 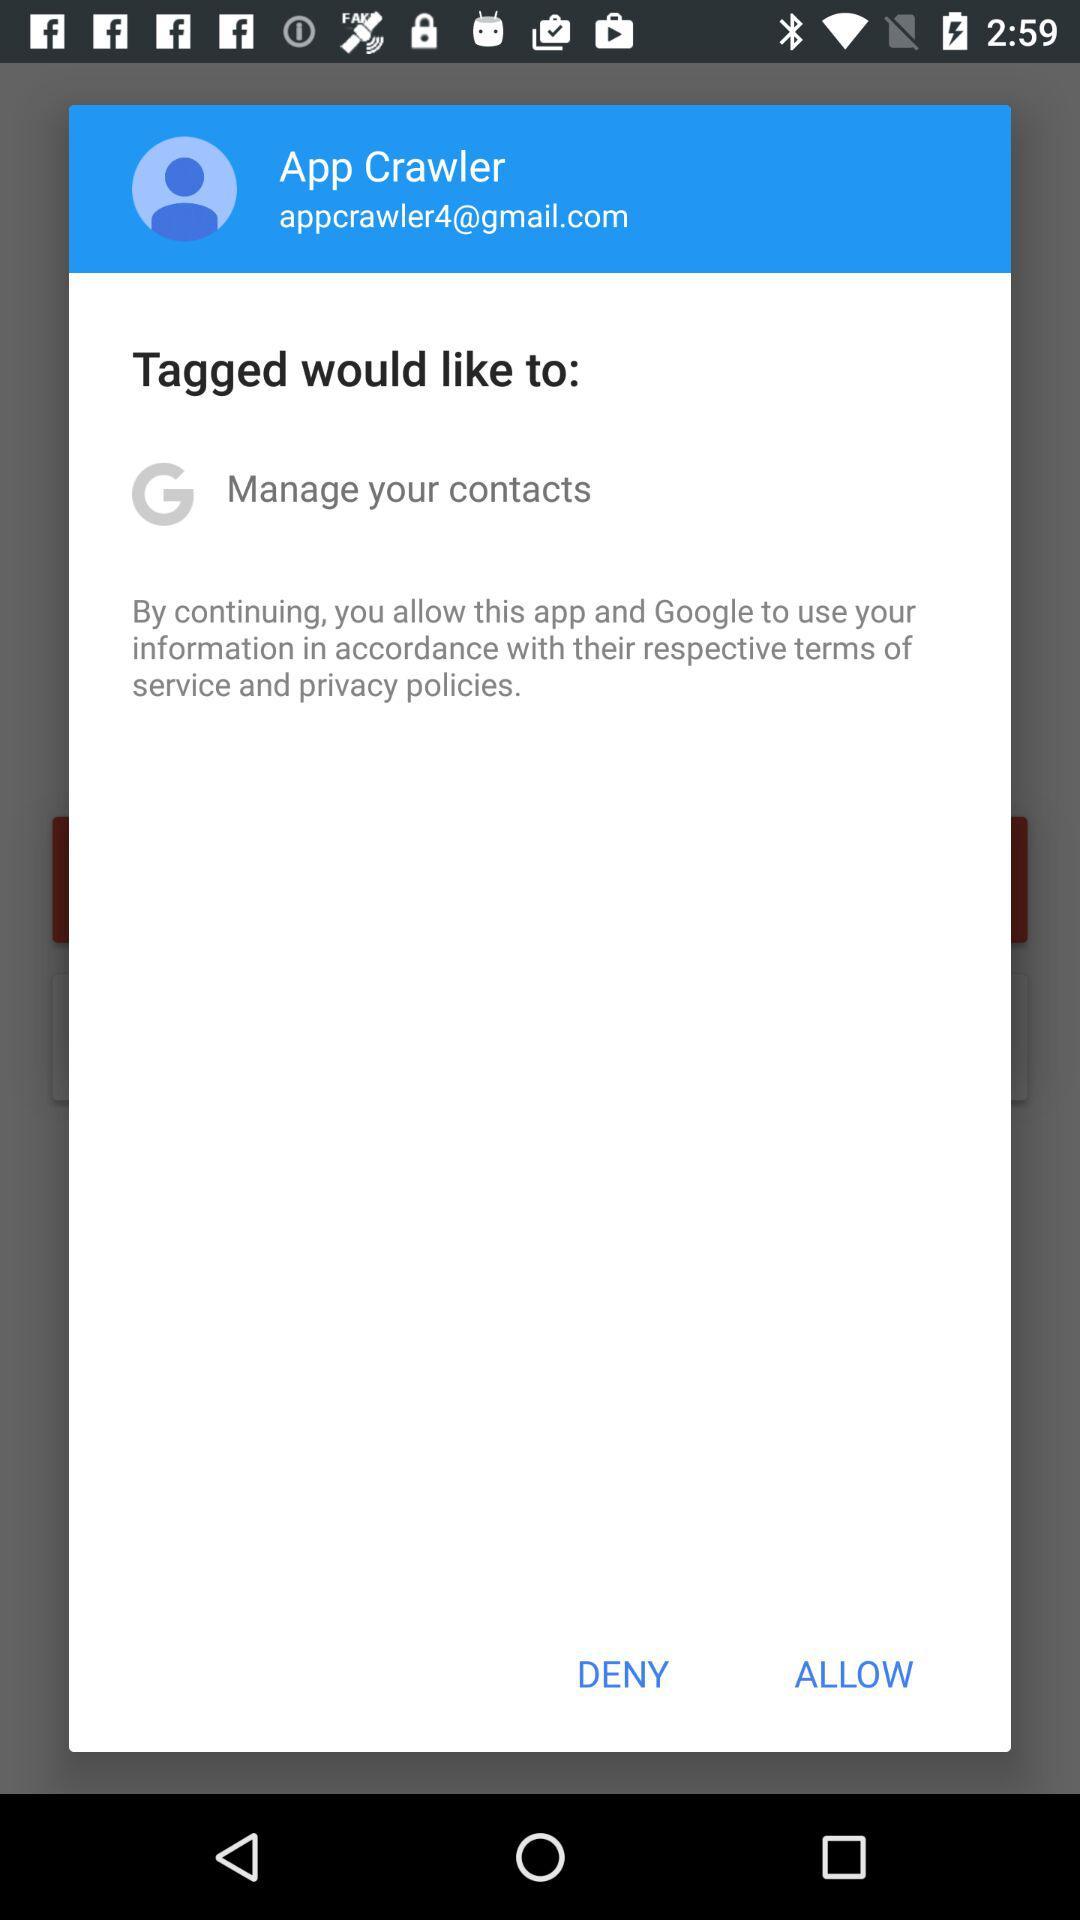 I want to click on appcrawler4@gmail.com icon, so click(x=454, y=214).